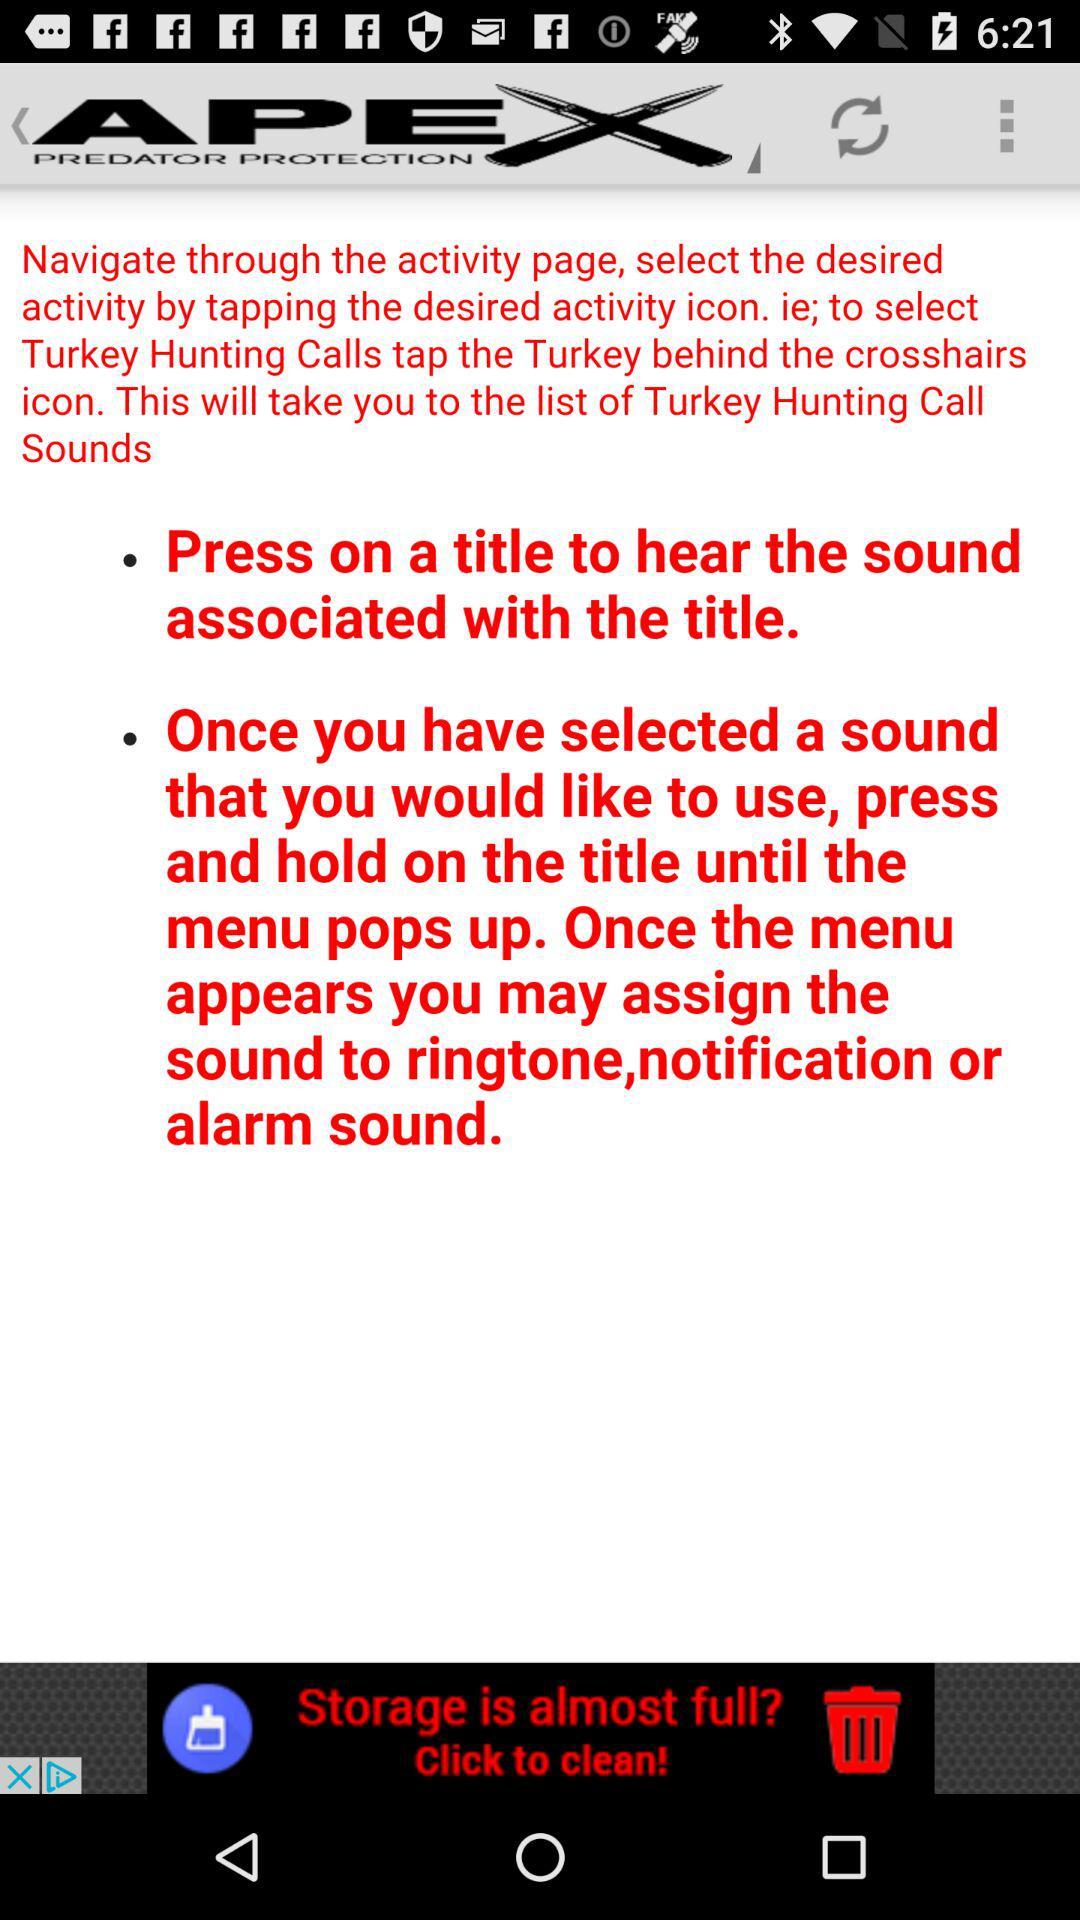 The image size is (1080, 1920). Describe the element at coordinates (540, 924) in the screenshot. I see `description` at that location.